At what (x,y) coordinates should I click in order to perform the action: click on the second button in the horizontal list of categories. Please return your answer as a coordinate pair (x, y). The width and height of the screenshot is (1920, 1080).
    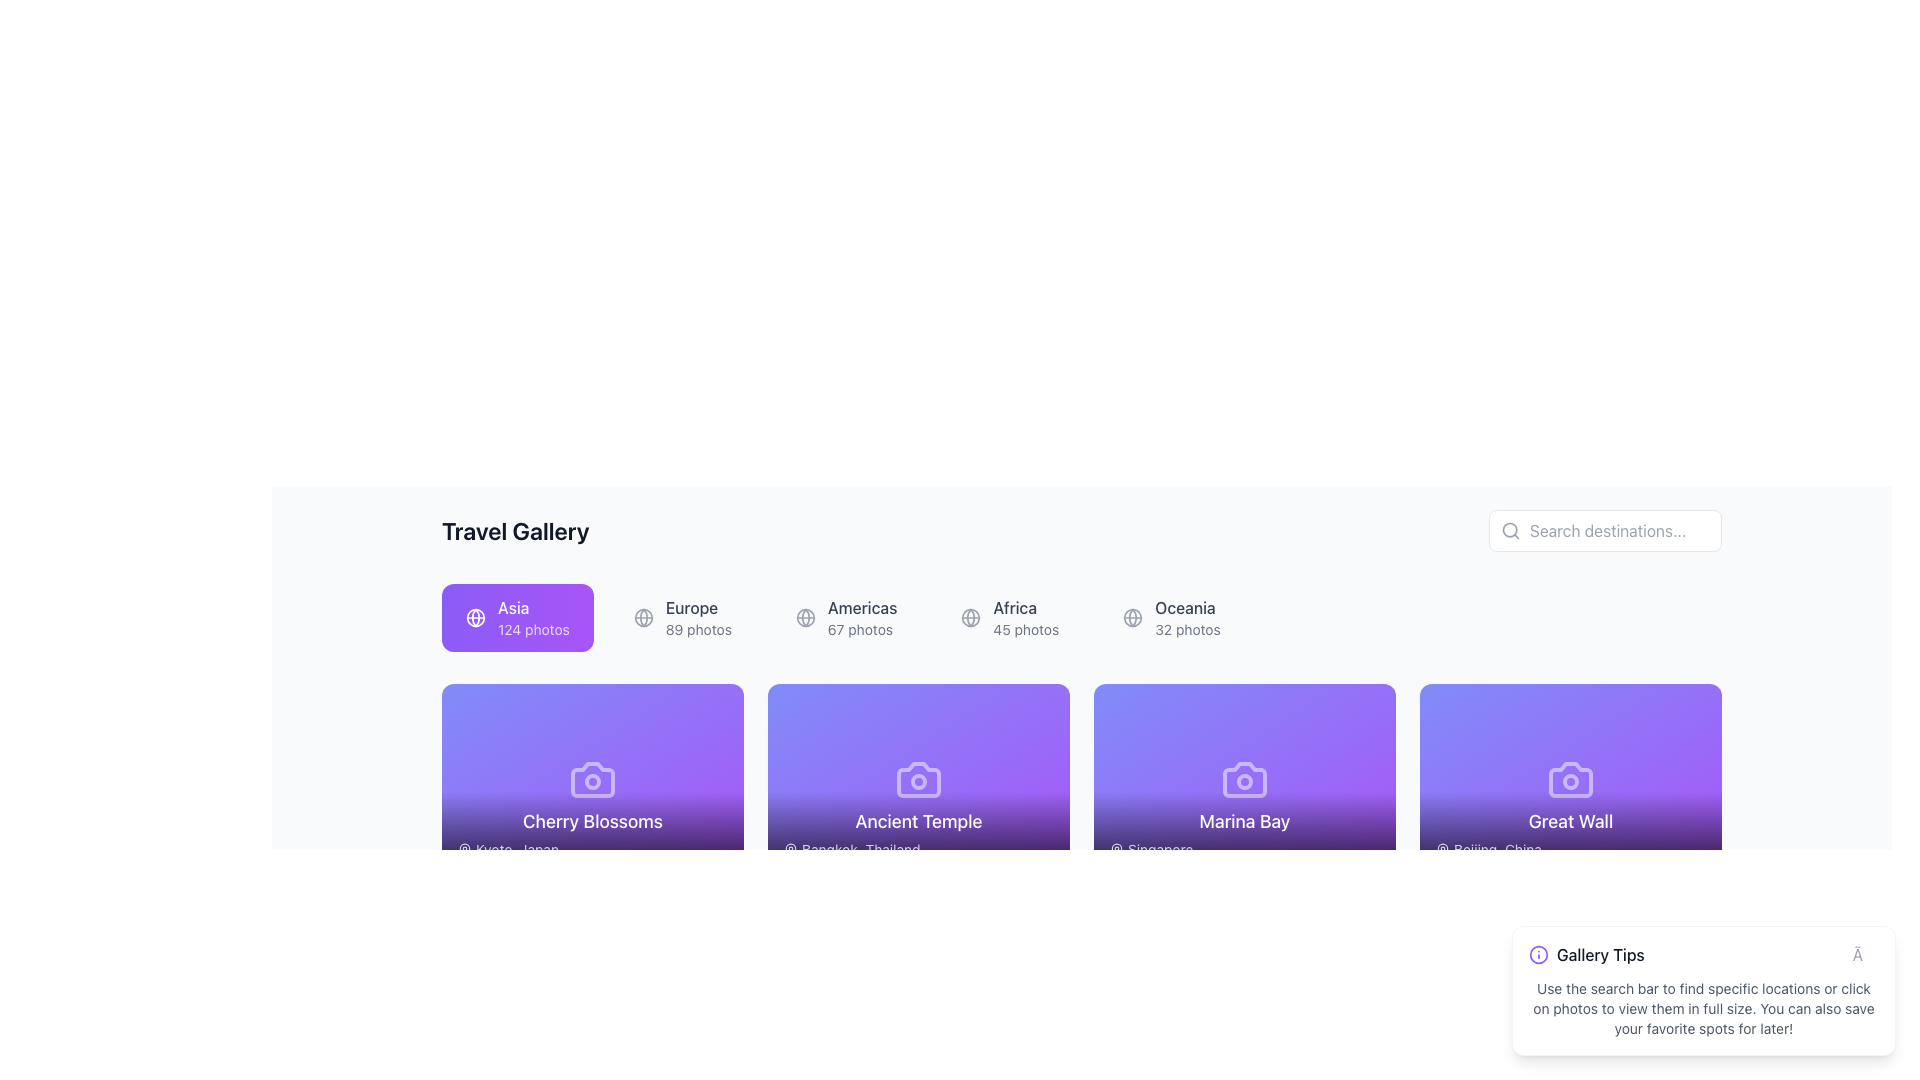
    Looking at the image, I should click on (682, 616).